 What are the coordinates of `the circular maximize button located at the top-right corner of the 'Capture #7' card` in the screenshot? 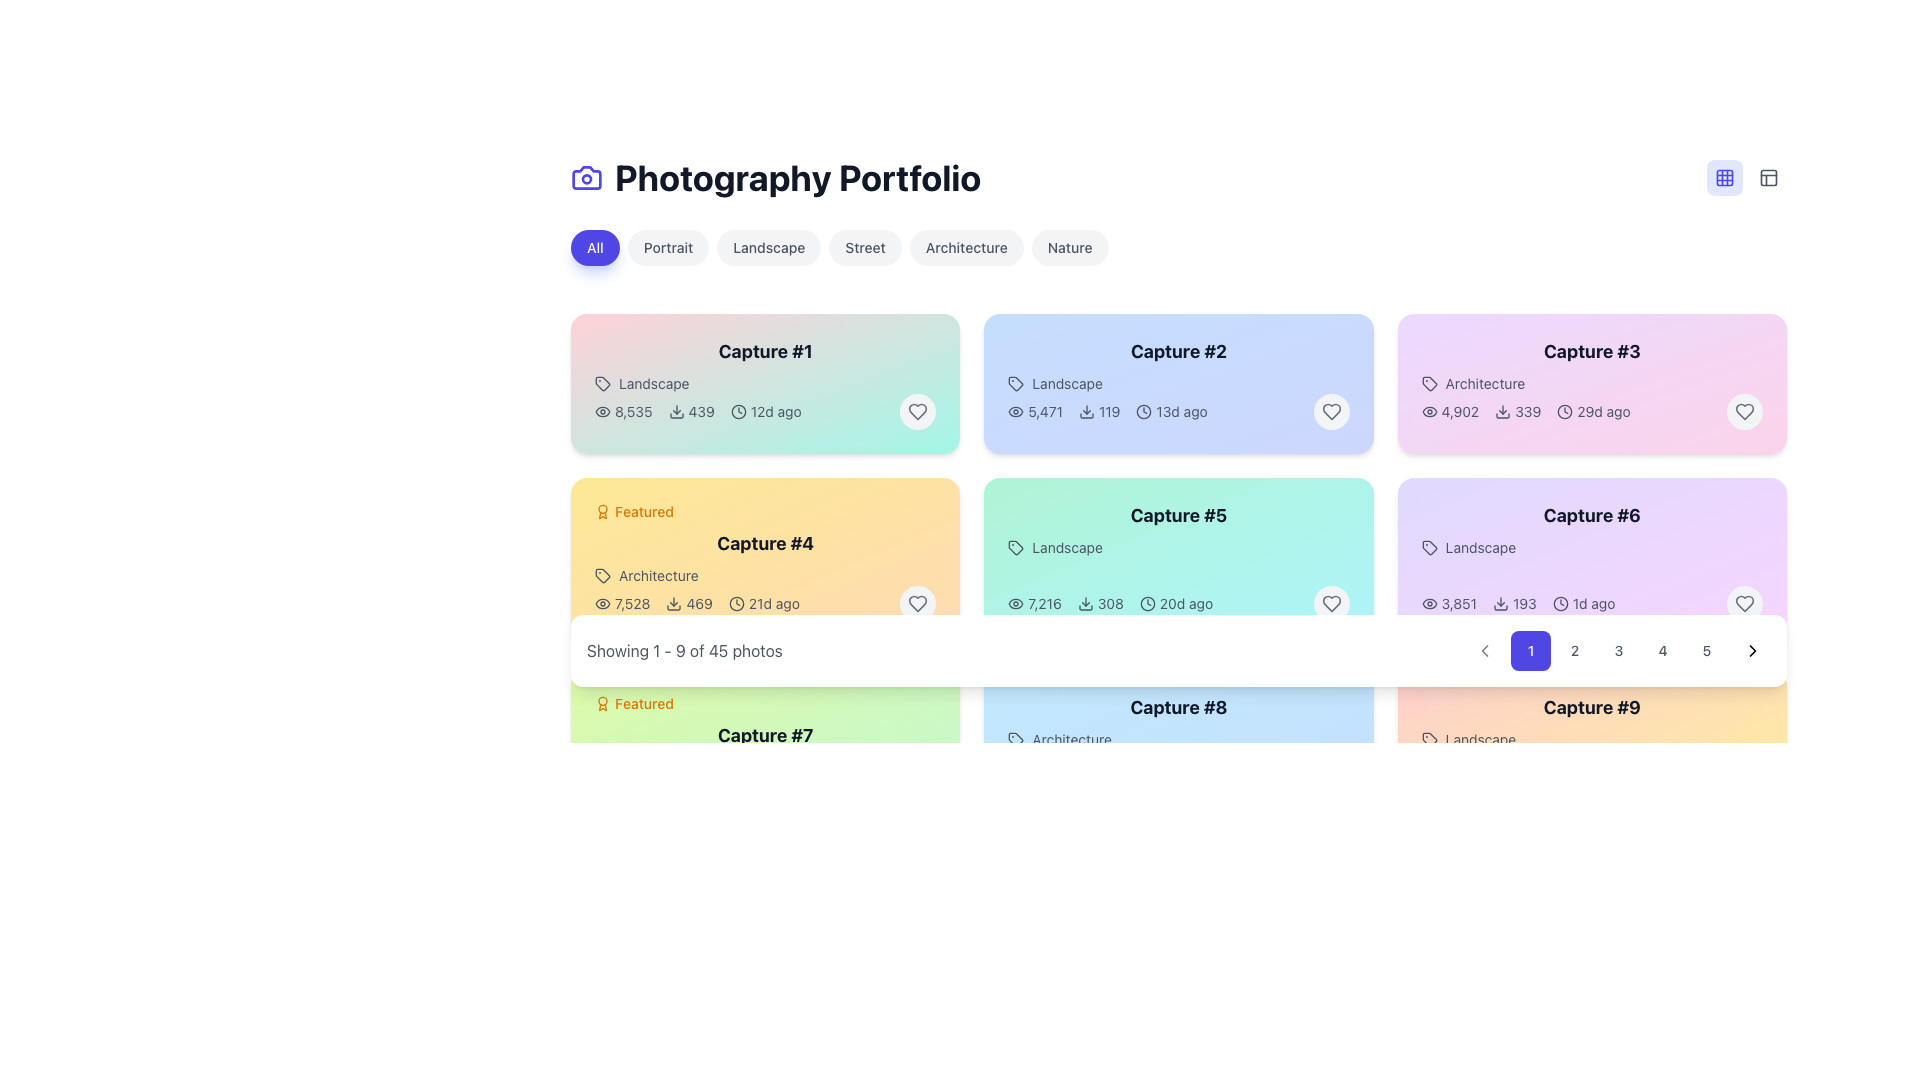 It's located at (925, 703).